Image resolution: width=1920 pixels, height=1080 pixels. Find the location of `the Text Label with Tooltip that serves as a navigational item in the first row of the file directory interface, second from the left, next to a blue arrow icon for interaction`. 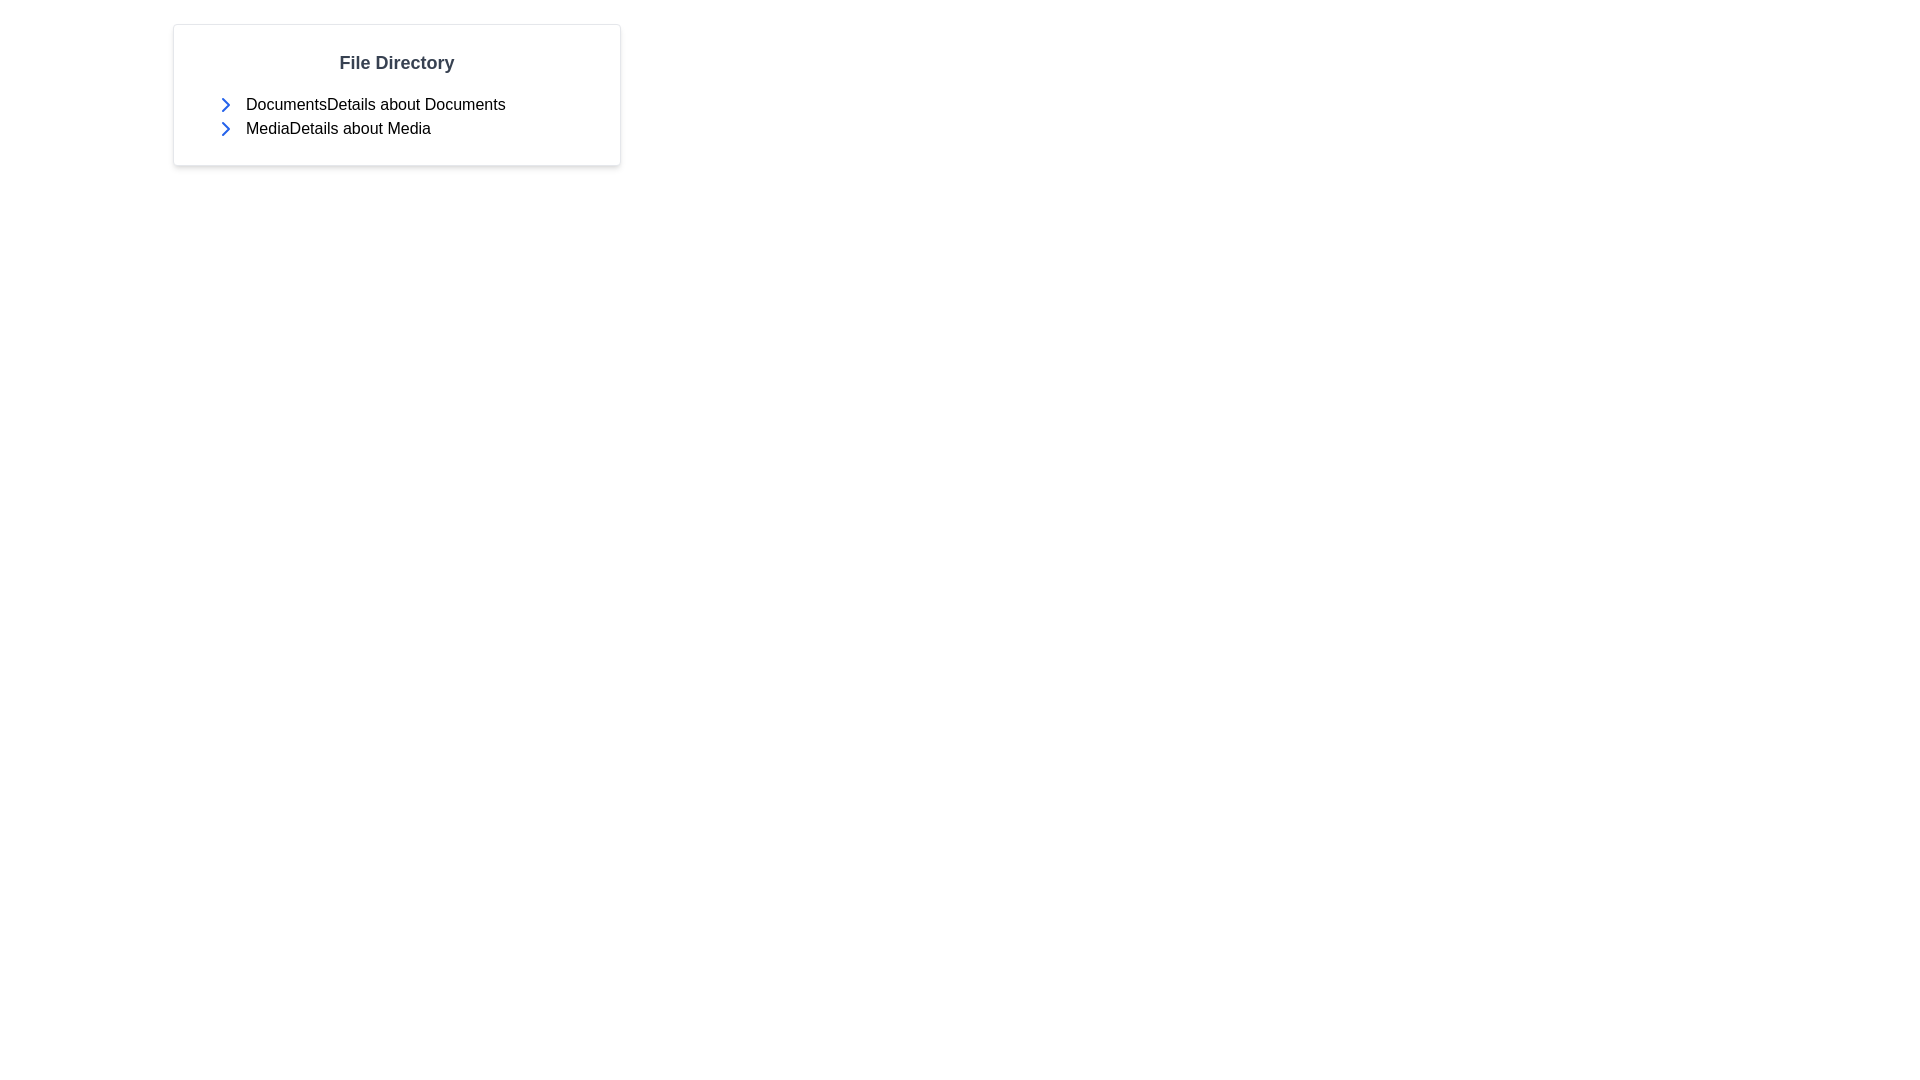

the Text Label with Tooltip that serves as a navigational item in the first row of the file directory interface, second from the left, next to a blue arrow icon for interaction is located at coordinates (375, 104).